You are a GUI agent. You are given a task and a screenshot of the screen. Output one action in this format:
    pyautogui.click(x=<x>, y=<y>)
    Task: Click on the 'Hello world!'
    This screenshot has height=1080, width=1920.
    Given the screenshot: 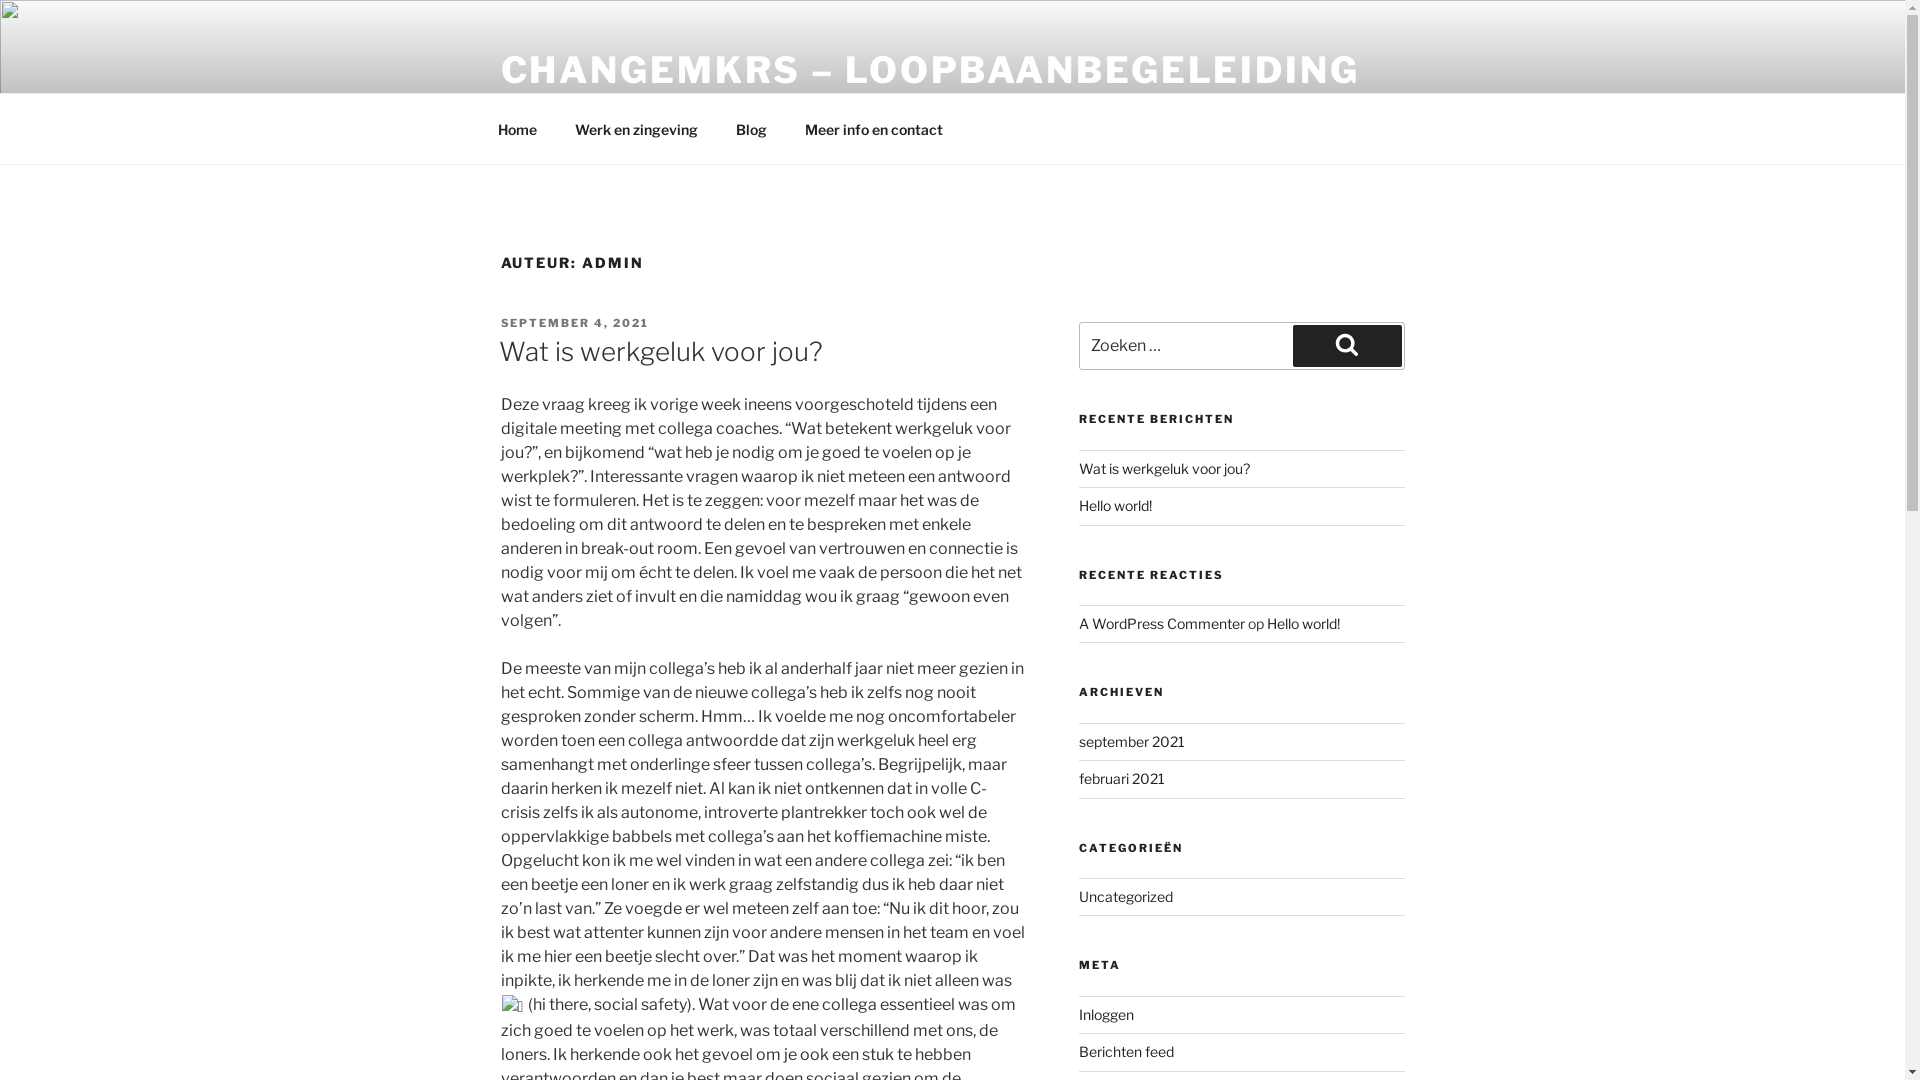 What is the action you would take?
    pyautogui.click(x=1303, y=622)
    